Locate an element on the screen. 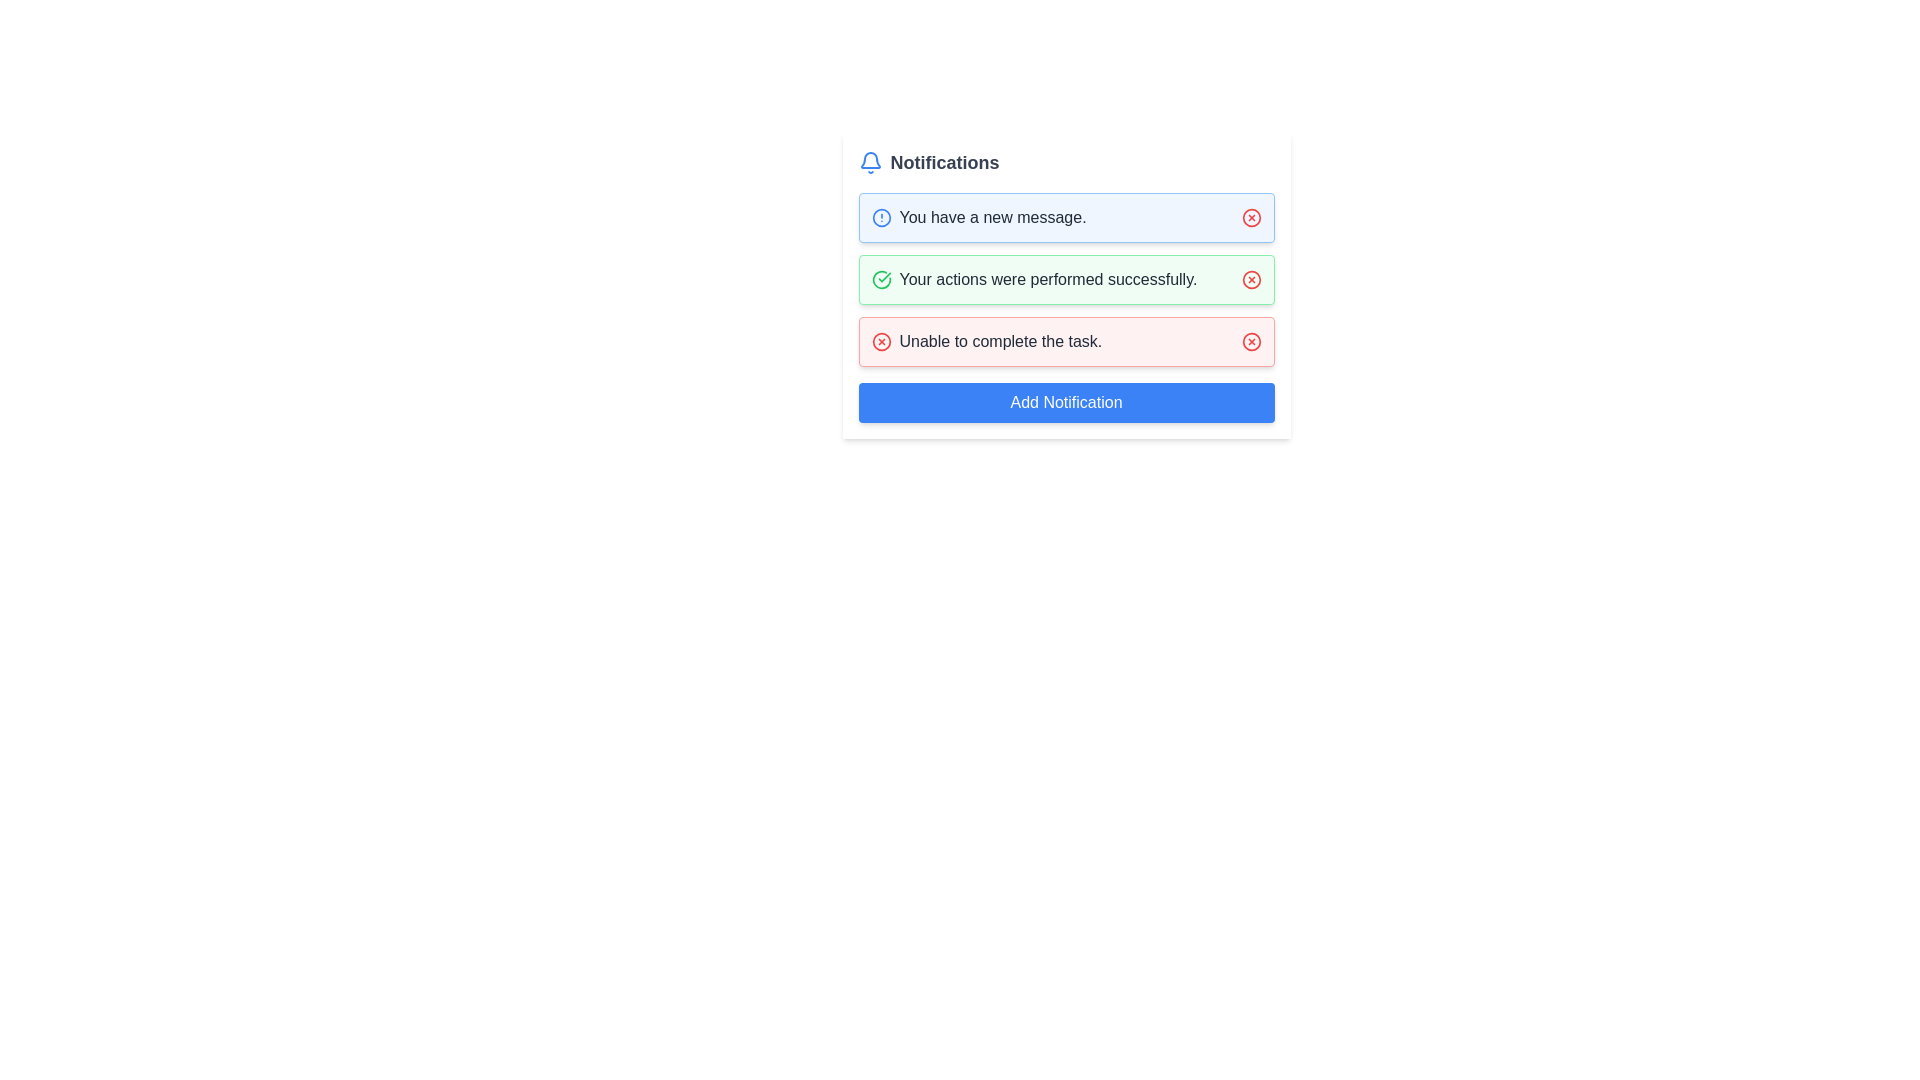 The width and height of the screenshot is (1920, 1080). the dismiss button located at the rightmost position beside the notification message 'Unable to complete the task.' is located at coordinates (1250, 341).